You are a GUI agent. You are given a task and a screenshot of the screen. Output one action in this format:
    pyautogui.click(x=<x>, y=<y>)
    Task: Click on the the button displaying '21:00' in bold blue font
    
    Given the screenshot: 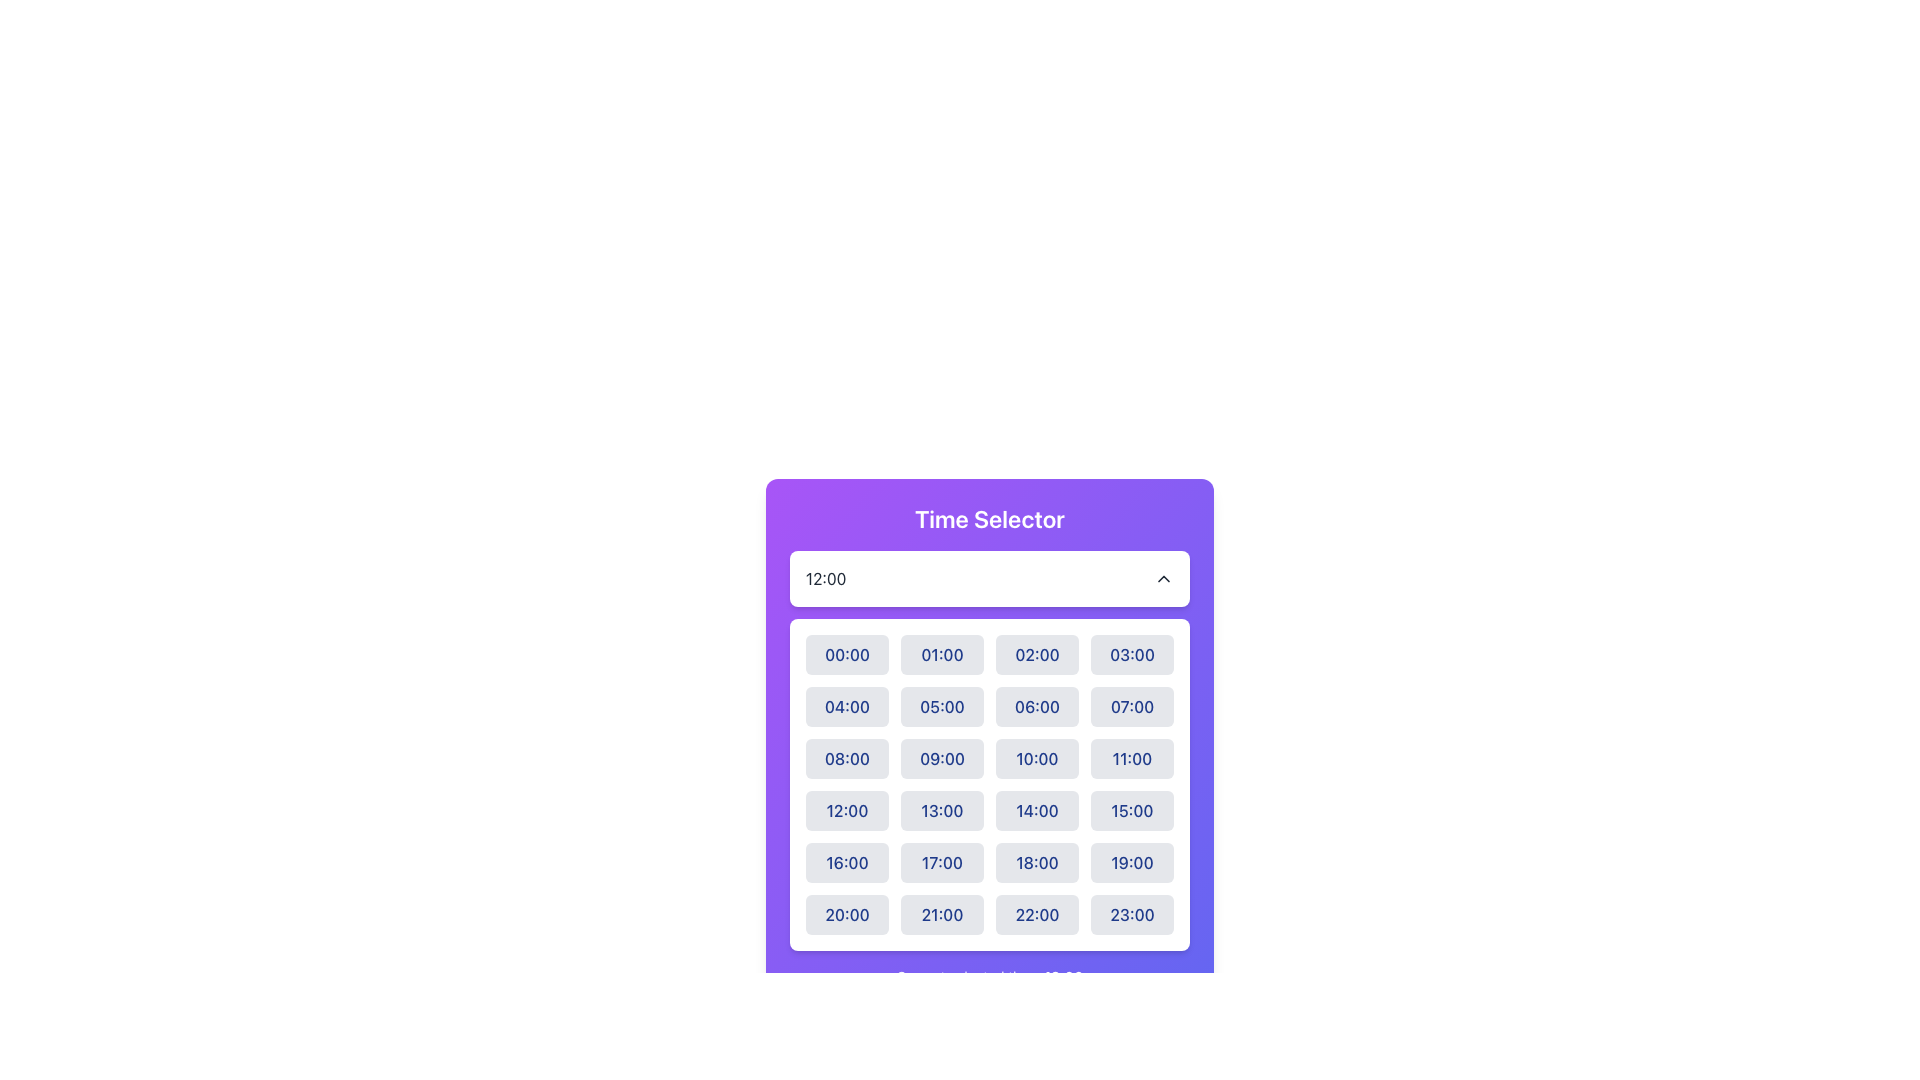 What is the action you would take?
    pyautogui.click(x=941, y=914)
    